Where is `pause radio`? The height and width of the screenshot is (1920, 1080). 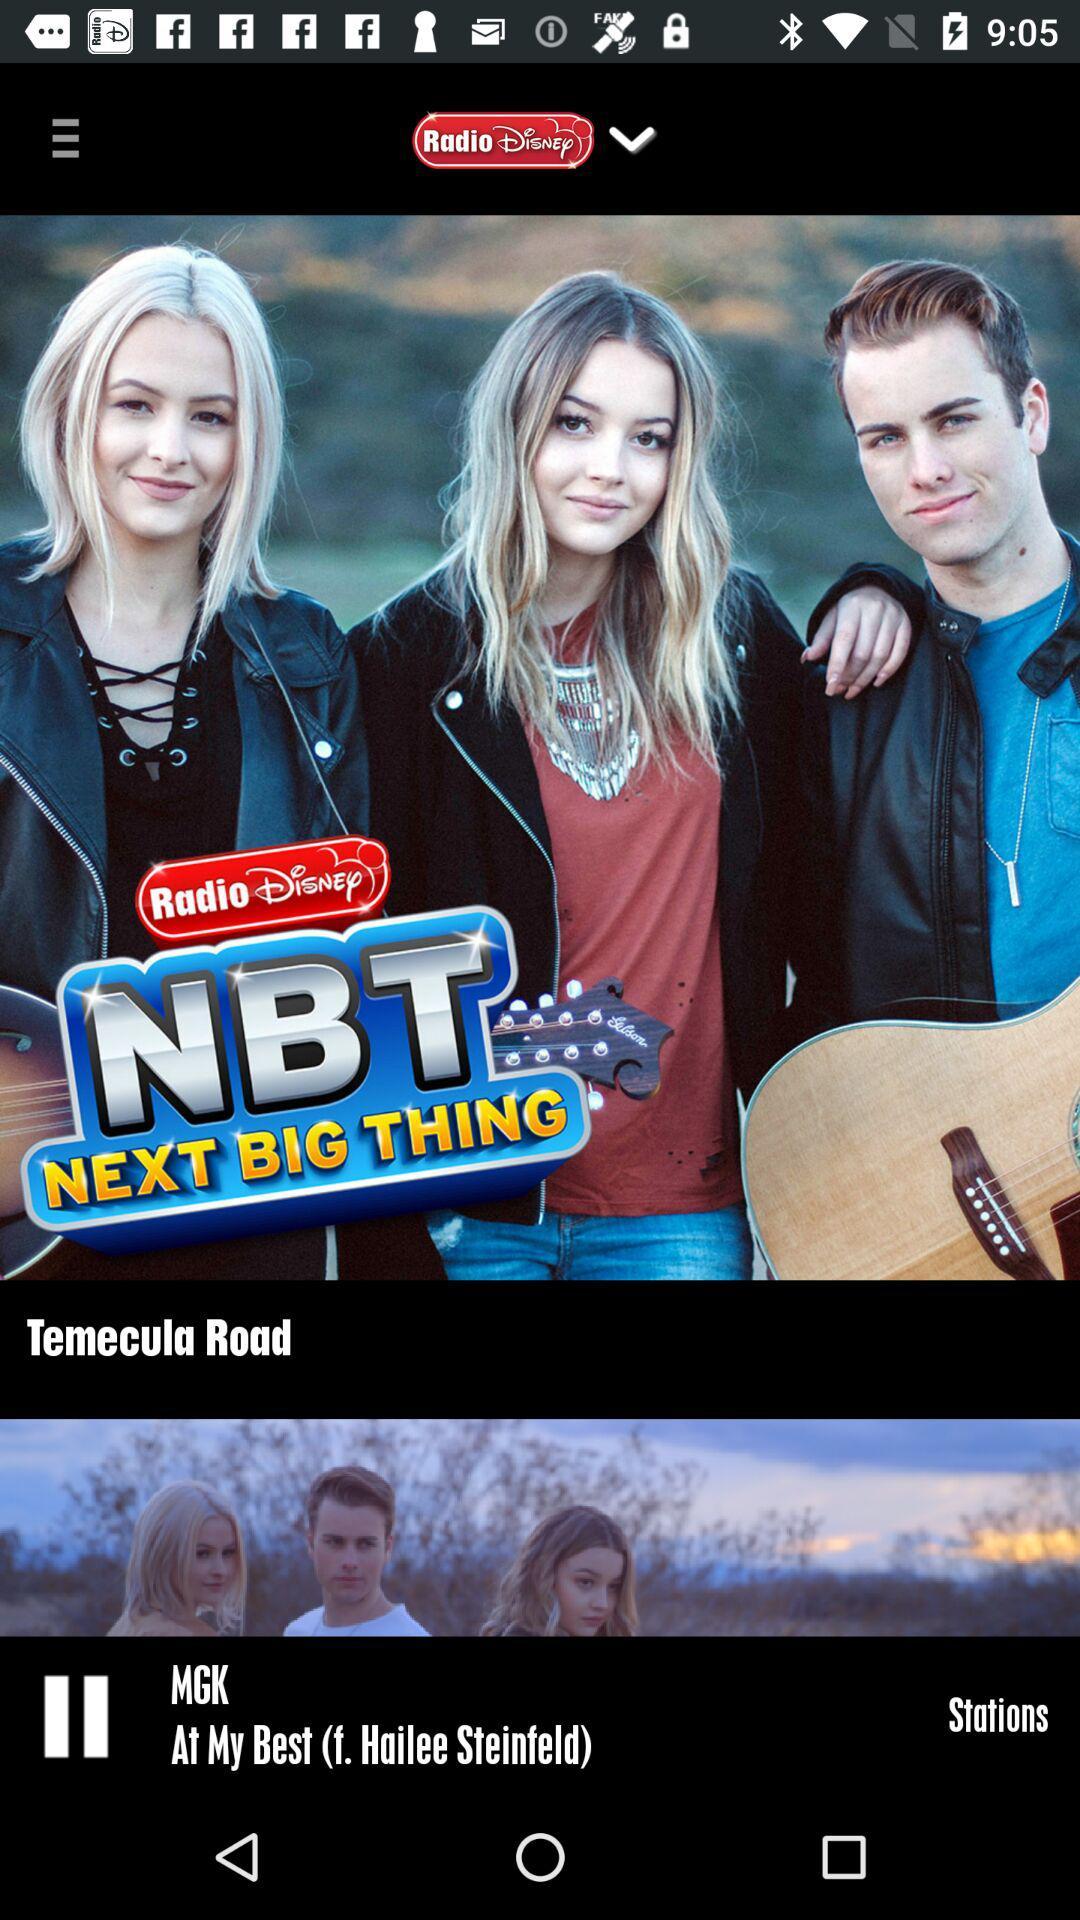 pause radio is located at coordinates (77, 1714).